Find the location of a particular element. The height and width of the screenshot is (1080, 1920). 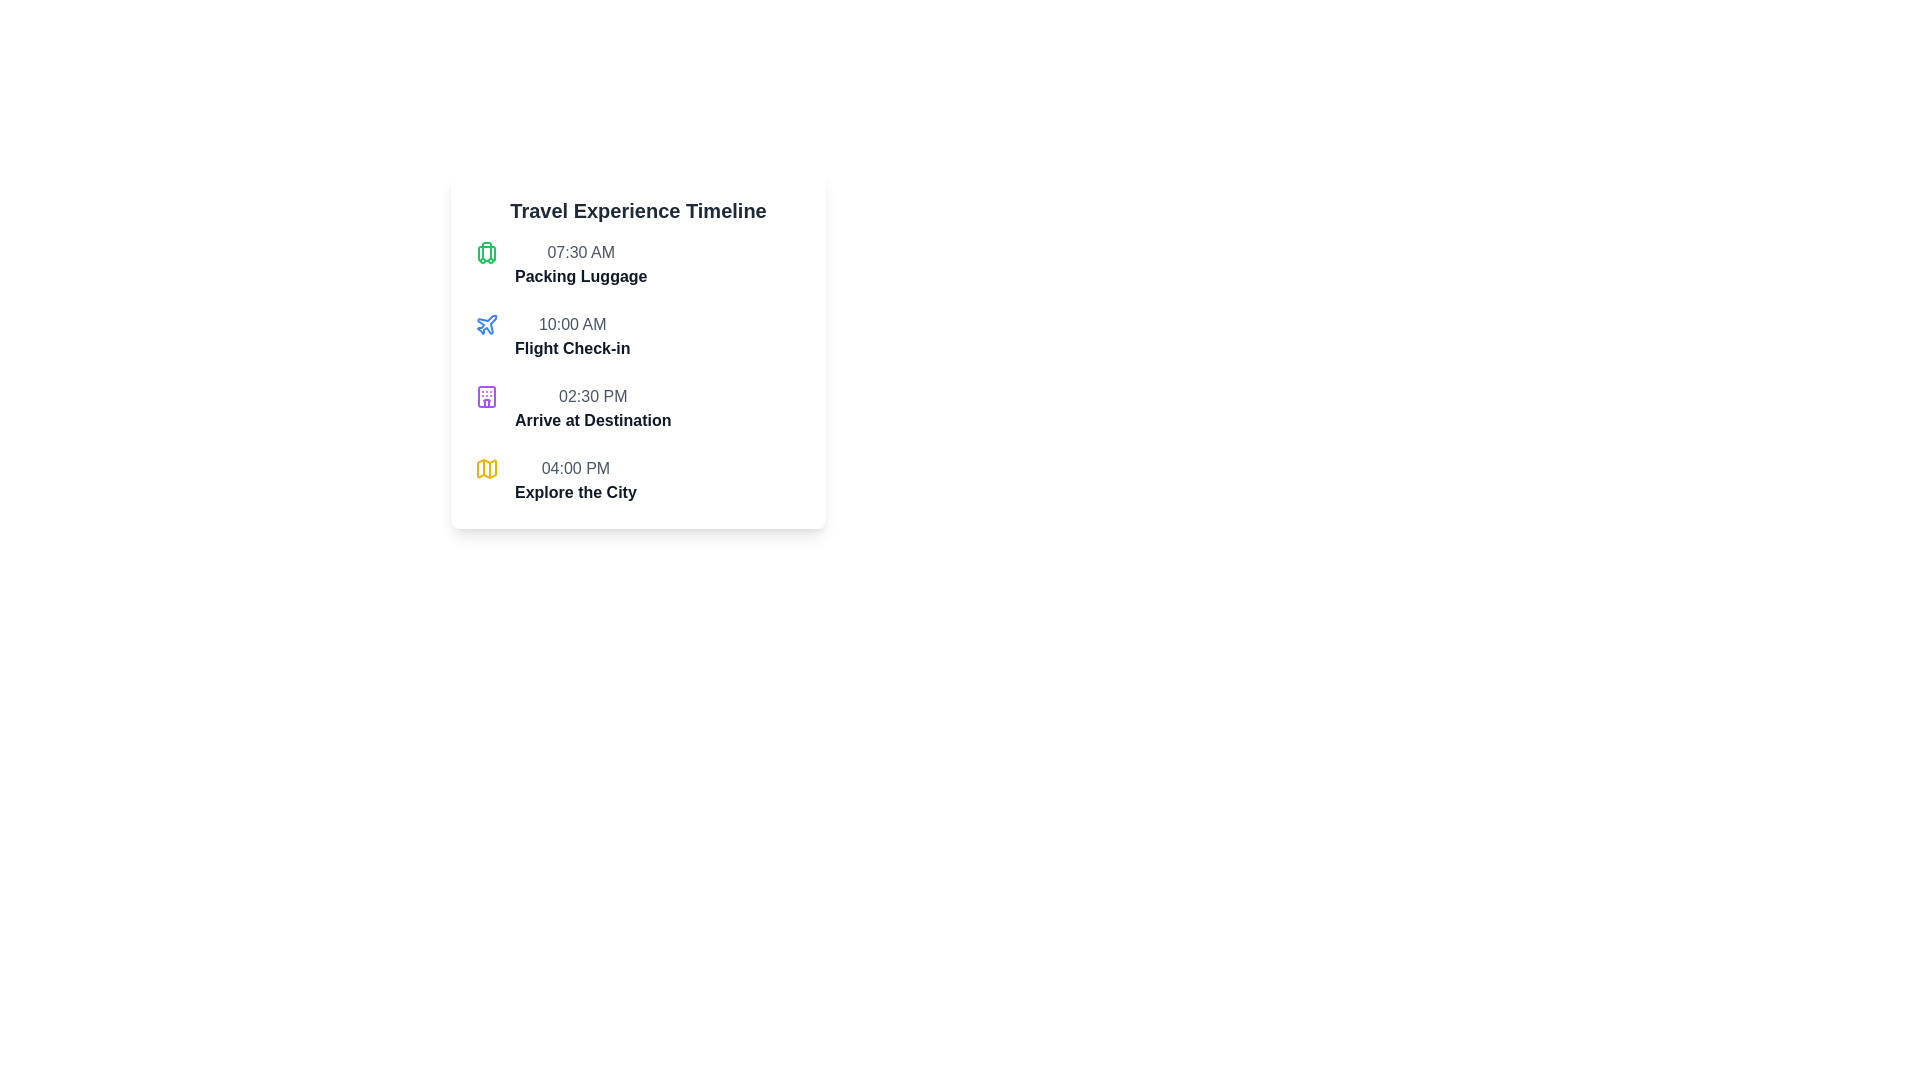

the first Timeline event item displaying 'Packing Luggage' with a time indicator '07:30 AM' and a green luggage icon is located at coordinates (637, 264).